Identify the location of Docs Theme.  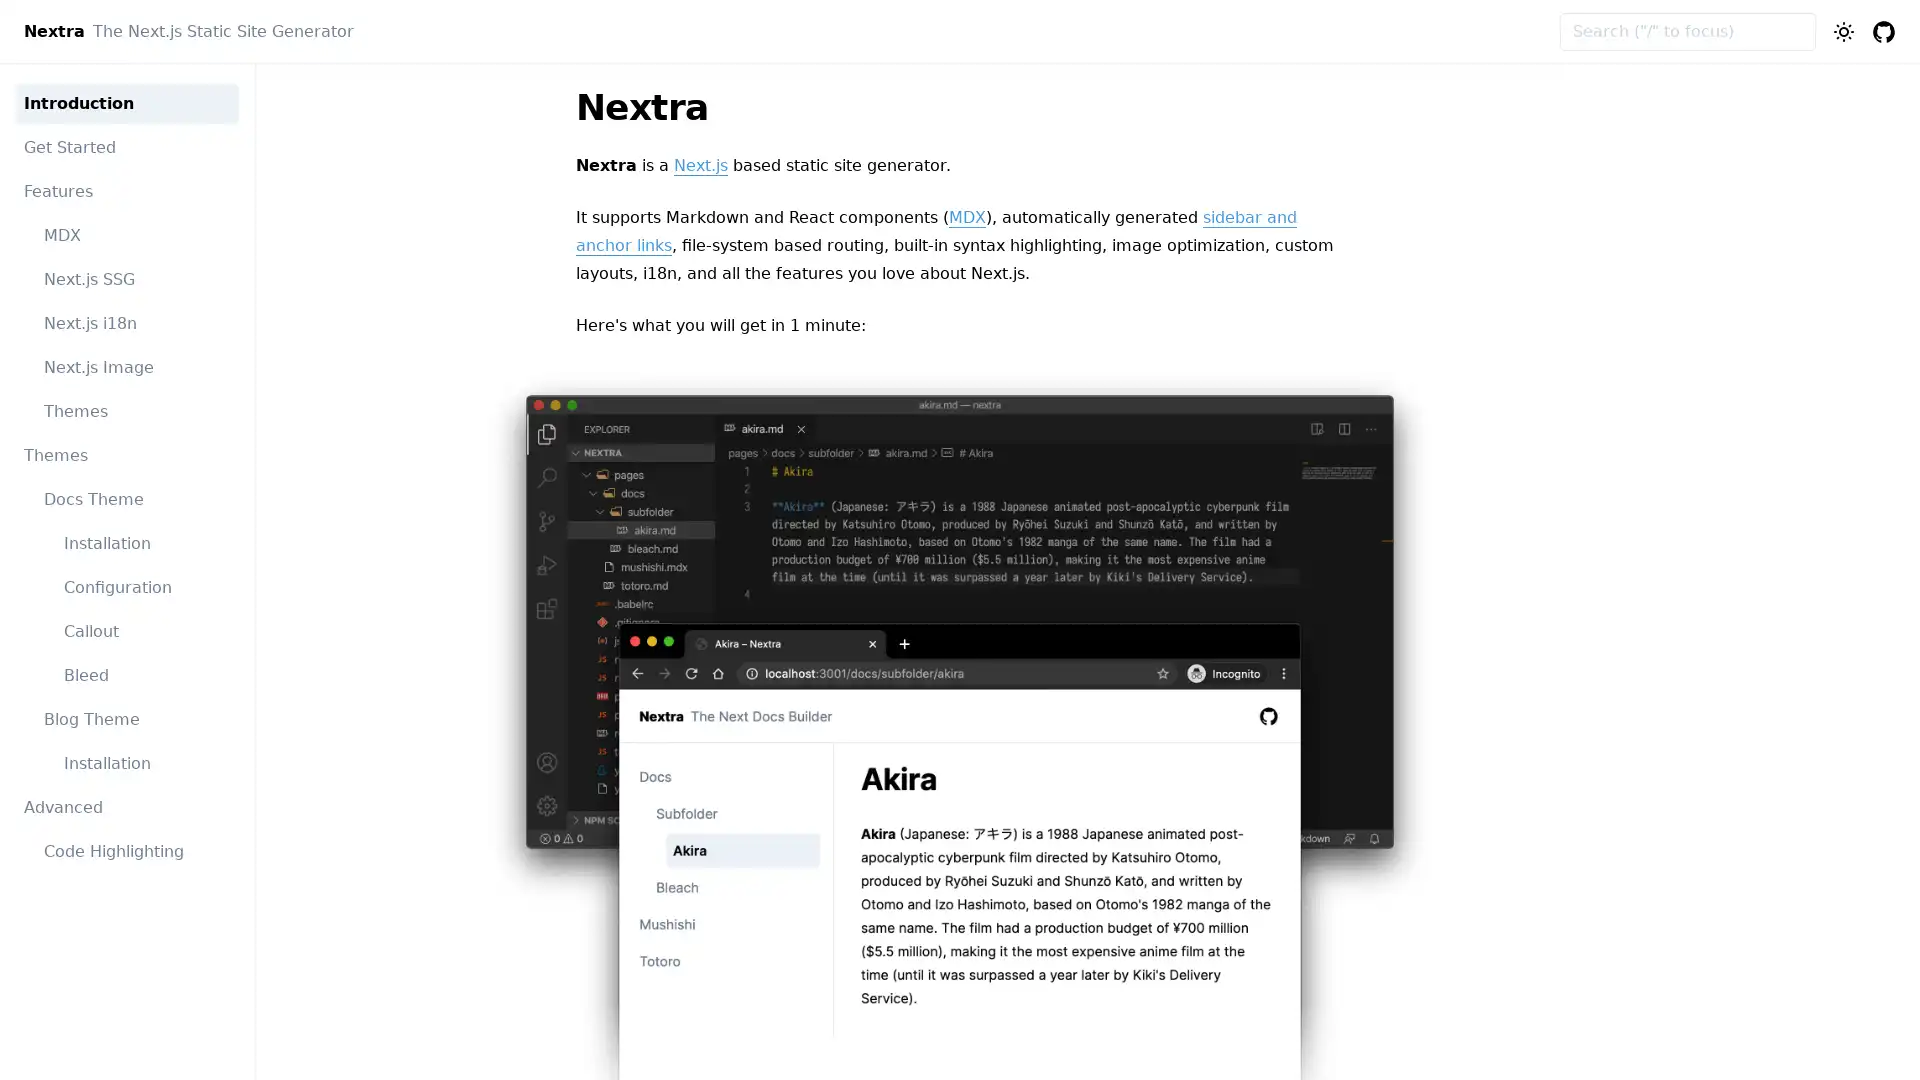
(136, 499).